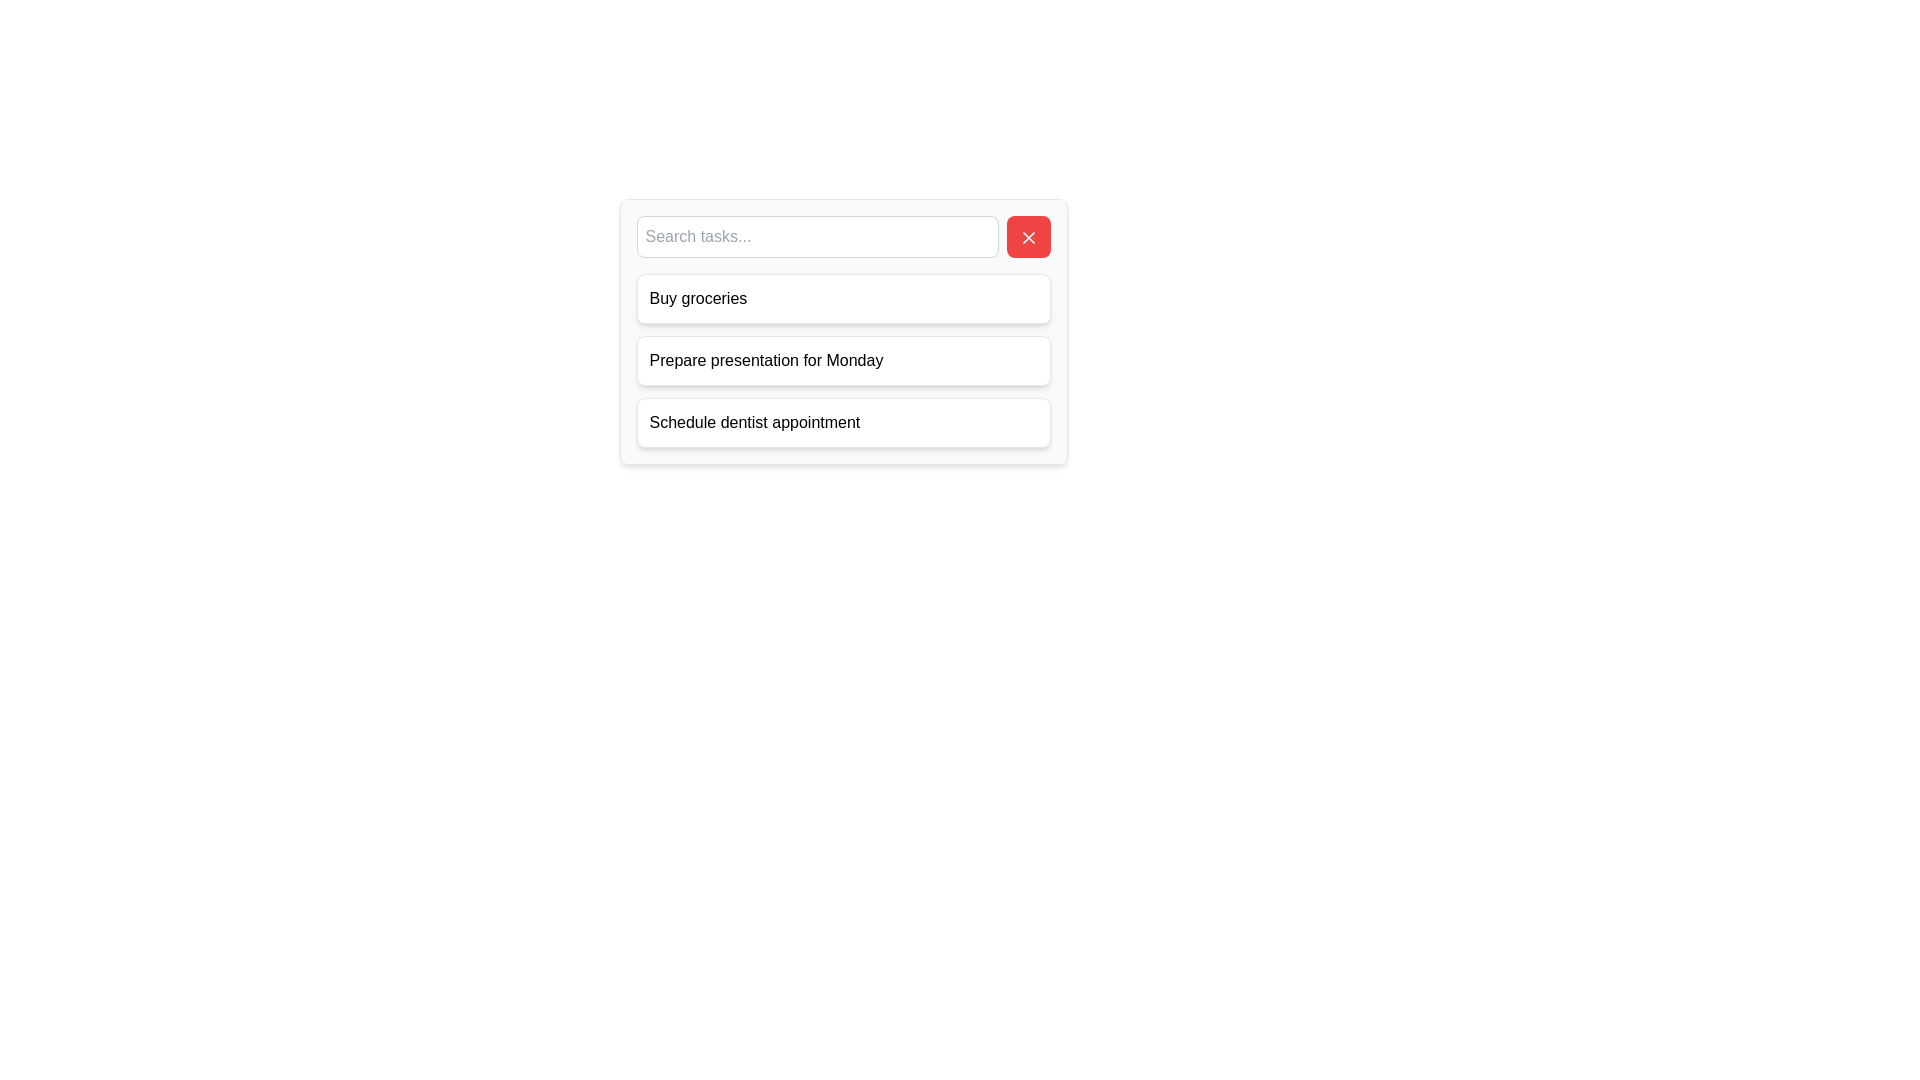 This screenshot has height=1080, width=1920. Describe the element at coordinates (843, 361) in the screenshot. I see `the task element labeled 'Prepare presentation for Monday', which is the second item in a vertically arranged list, positioned below 'Buy groceries' and above 'Schedule dentist appointment'` at that location.